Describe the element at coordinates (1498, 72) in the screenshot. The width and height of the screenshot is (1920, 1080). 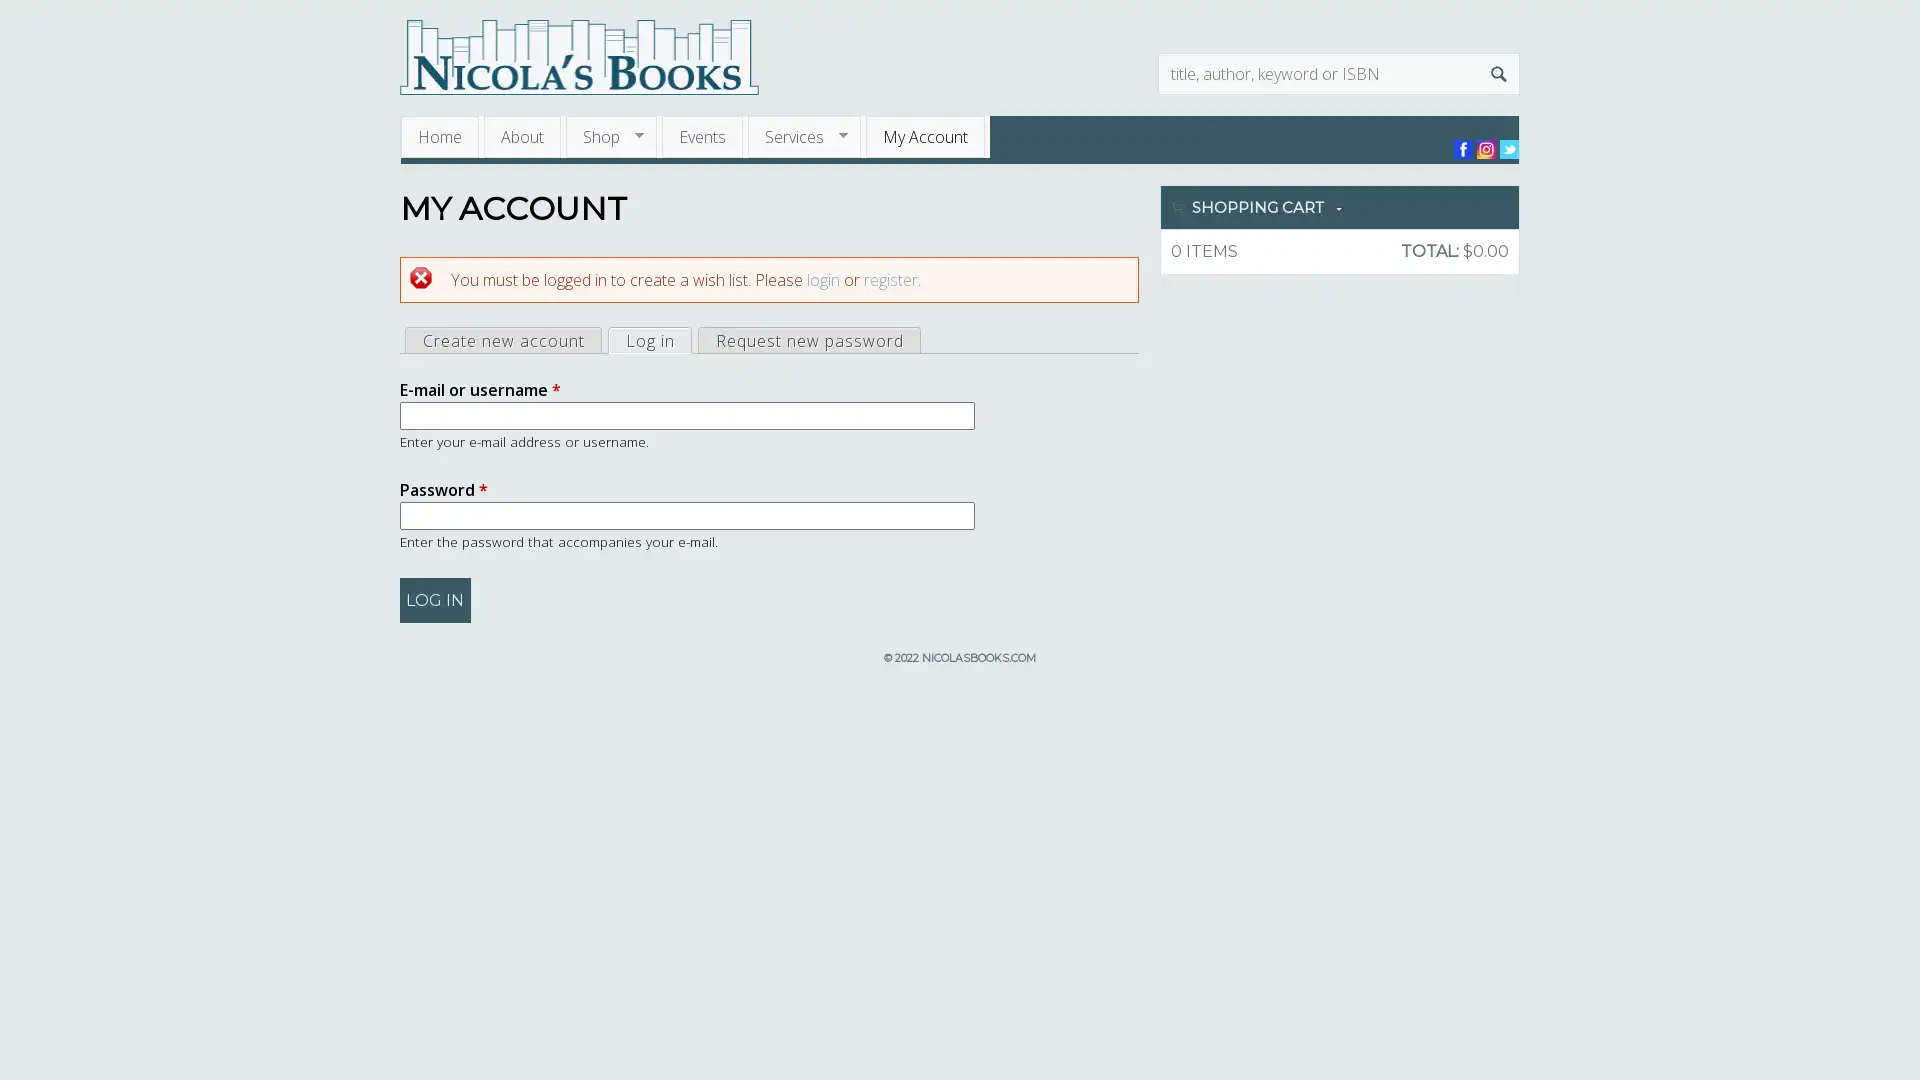
I see `Search` at that location.